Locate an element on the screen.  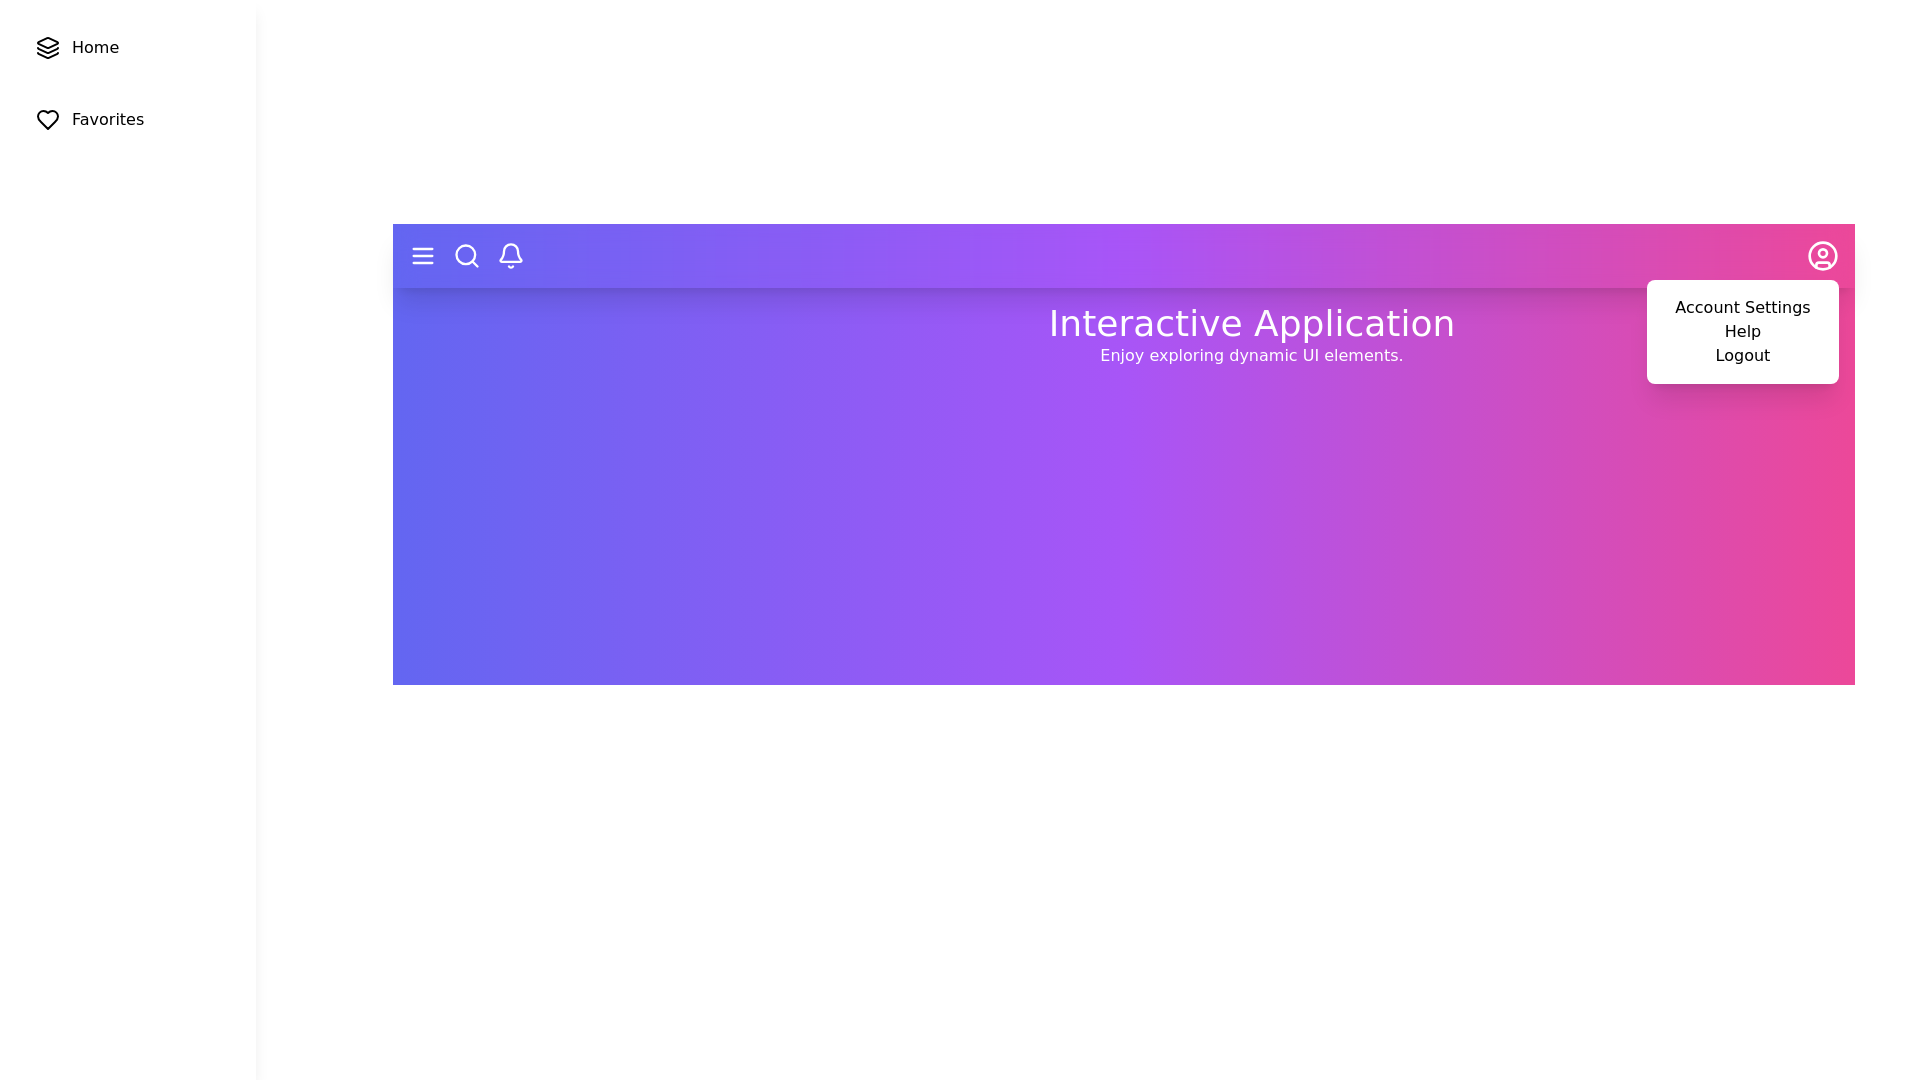
the sidebar option Favorites is located at coordinates (127, 119).